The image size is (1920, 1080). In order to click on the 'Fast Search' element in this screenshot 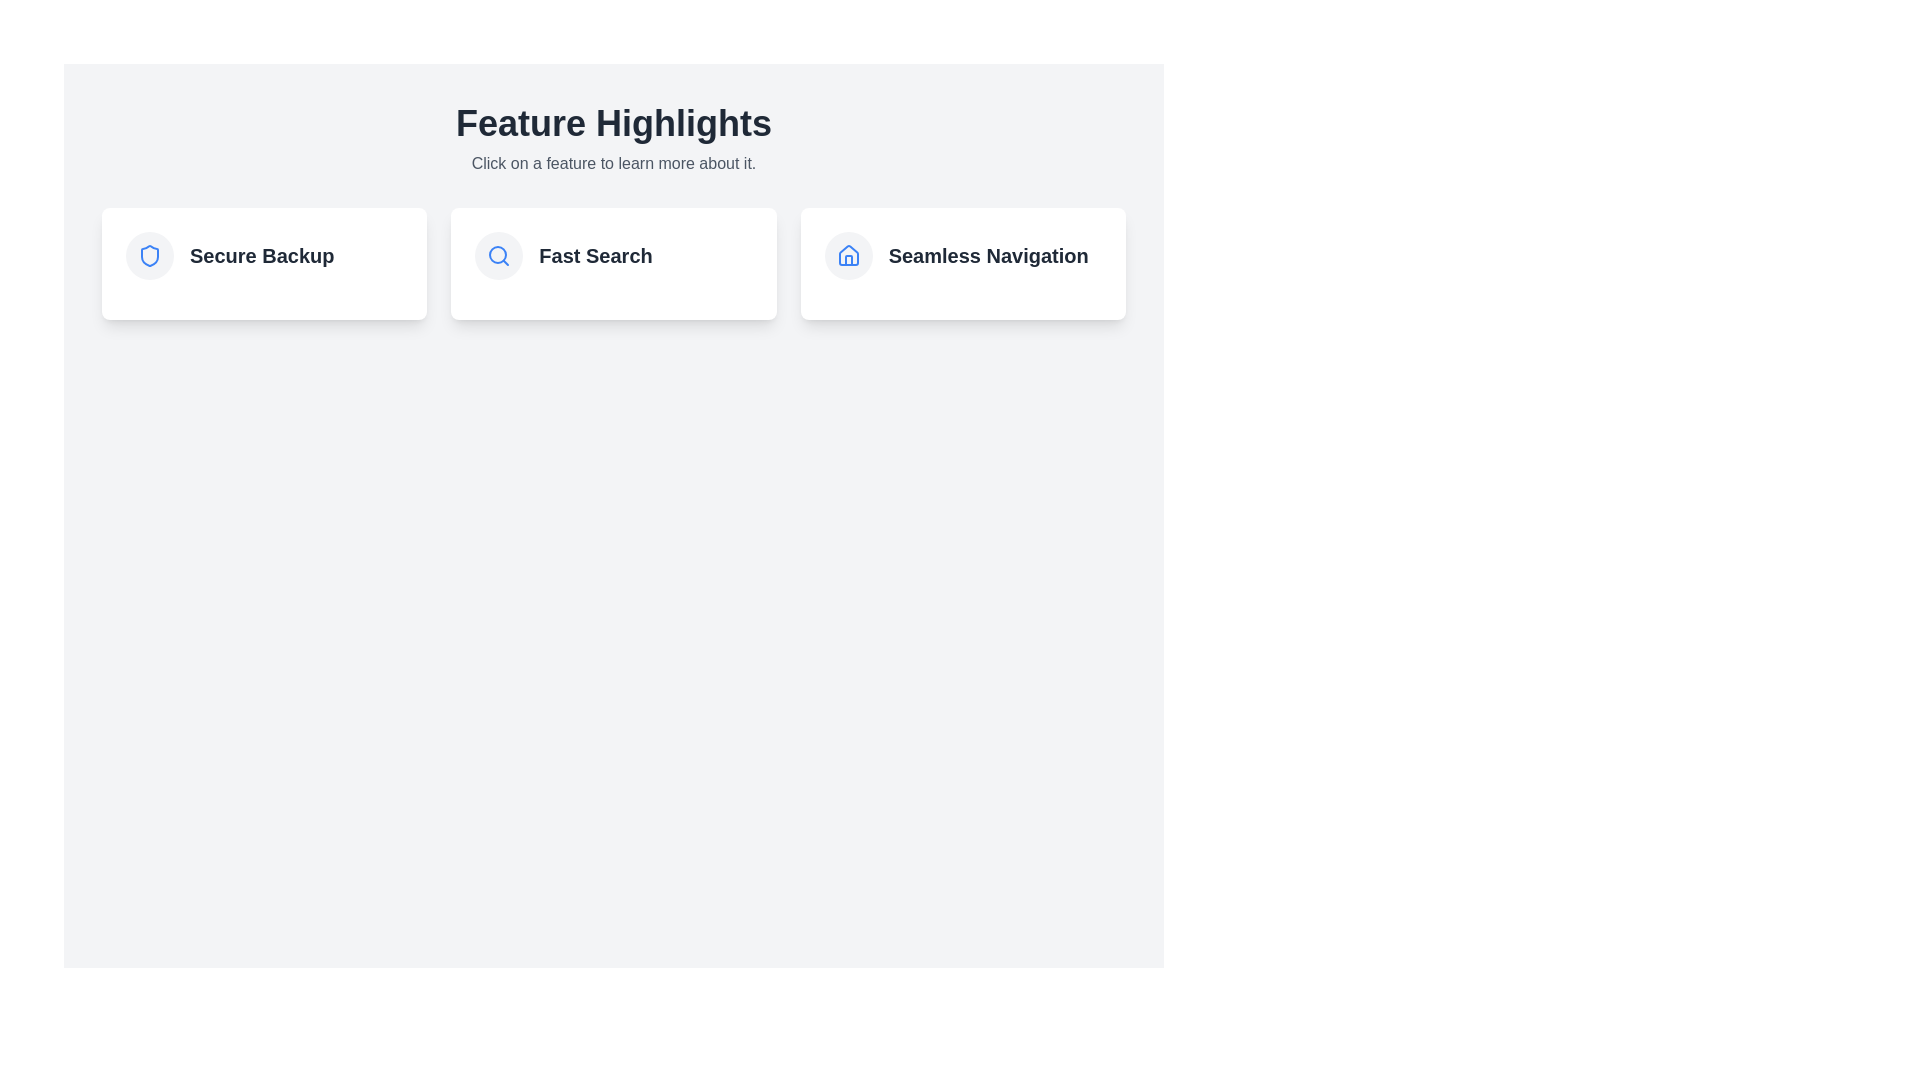, I will do `click(613, 254)`.